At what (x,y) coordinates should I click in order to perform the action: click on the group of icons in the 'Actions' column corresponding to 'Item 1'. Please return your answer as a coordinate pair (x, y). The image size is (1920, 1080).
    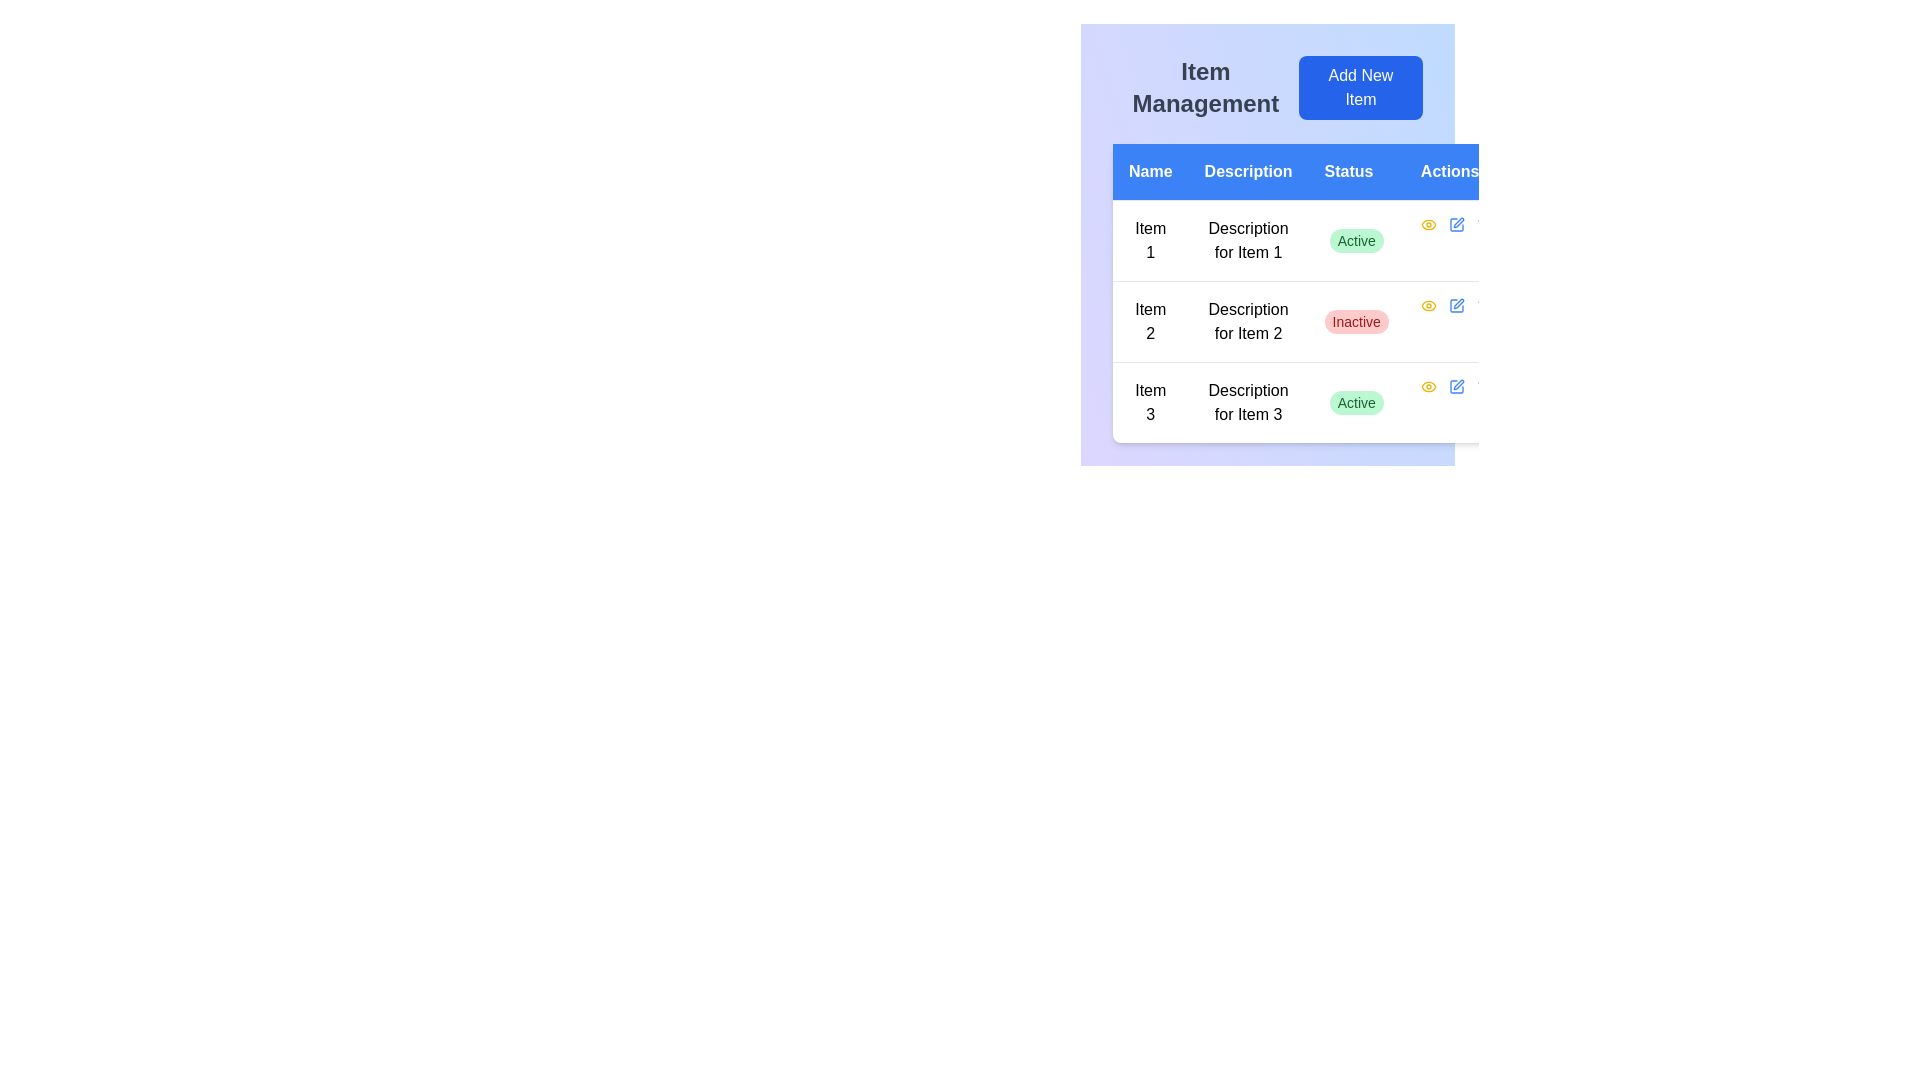
    Looking at the image, I should click on (1456, 224).